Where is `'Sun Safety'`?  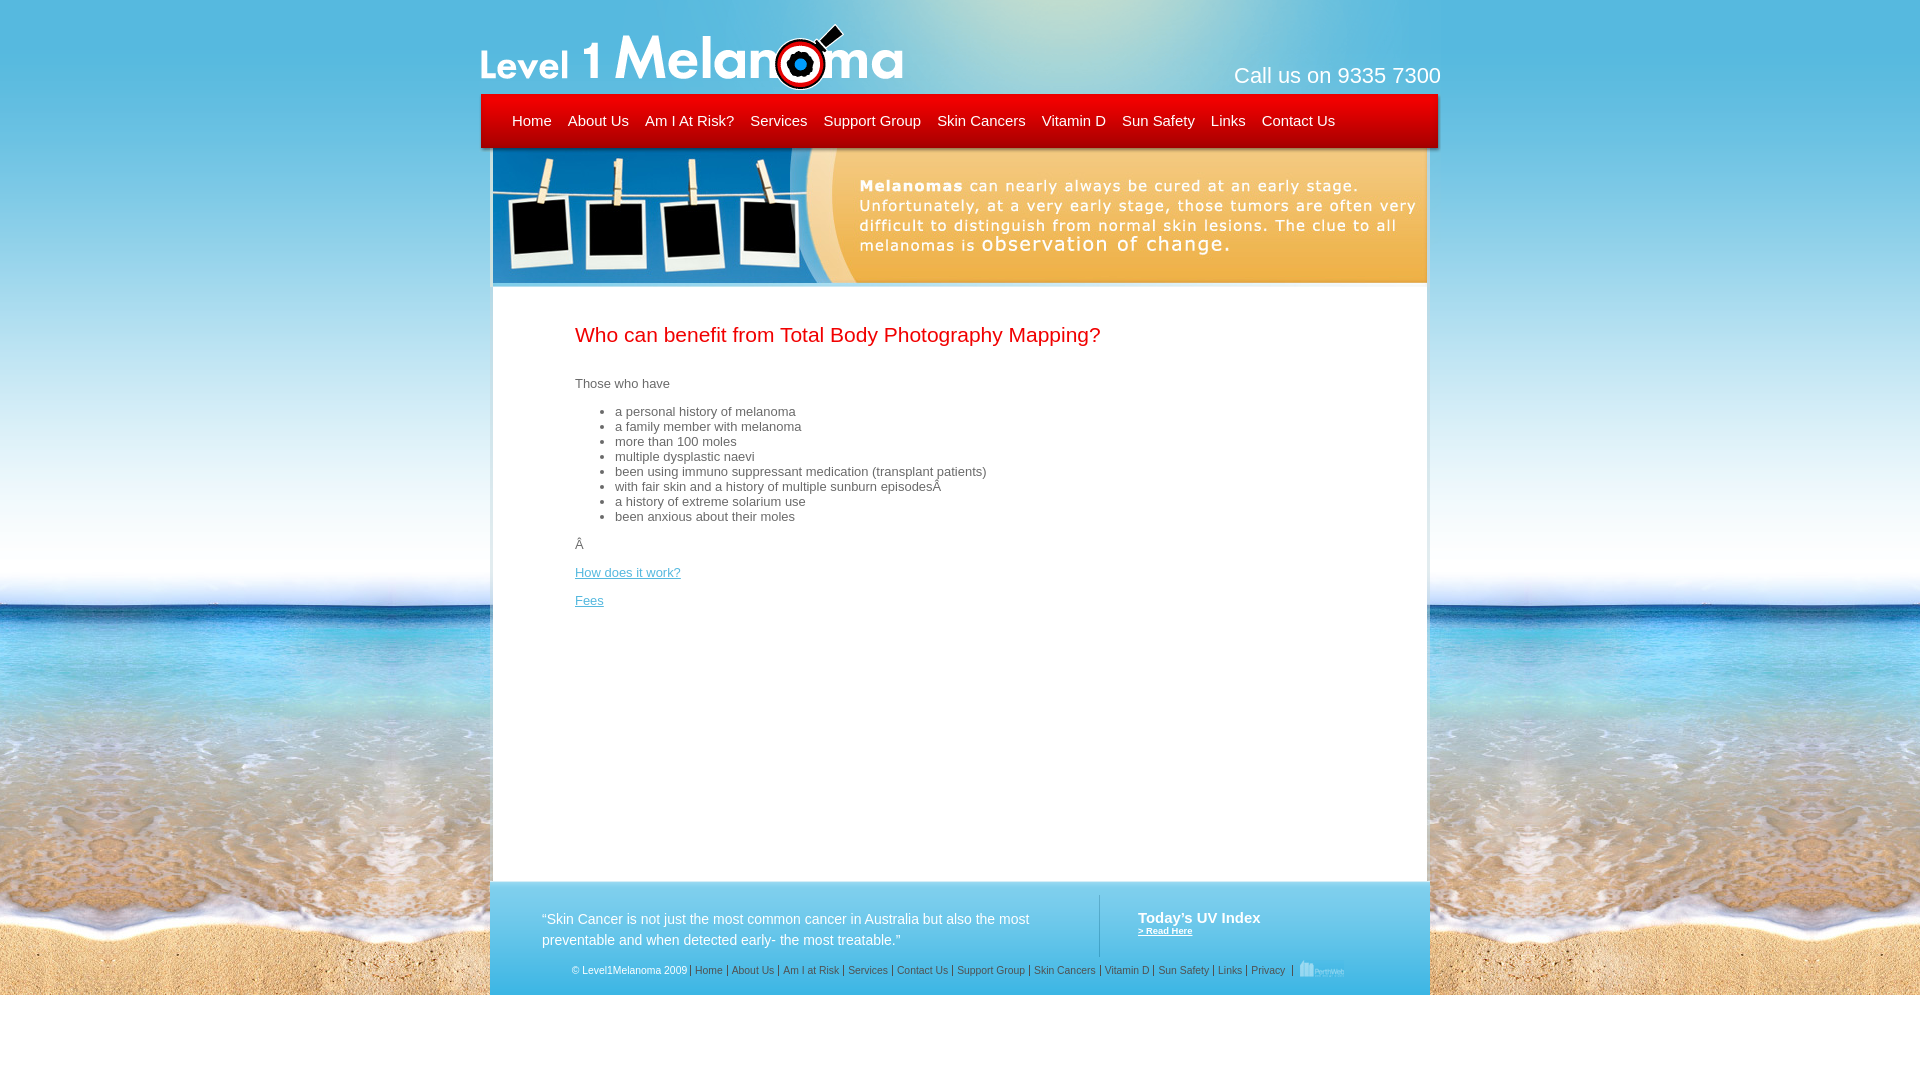 'Sun Safety' is located at coordinates (1182, 969).